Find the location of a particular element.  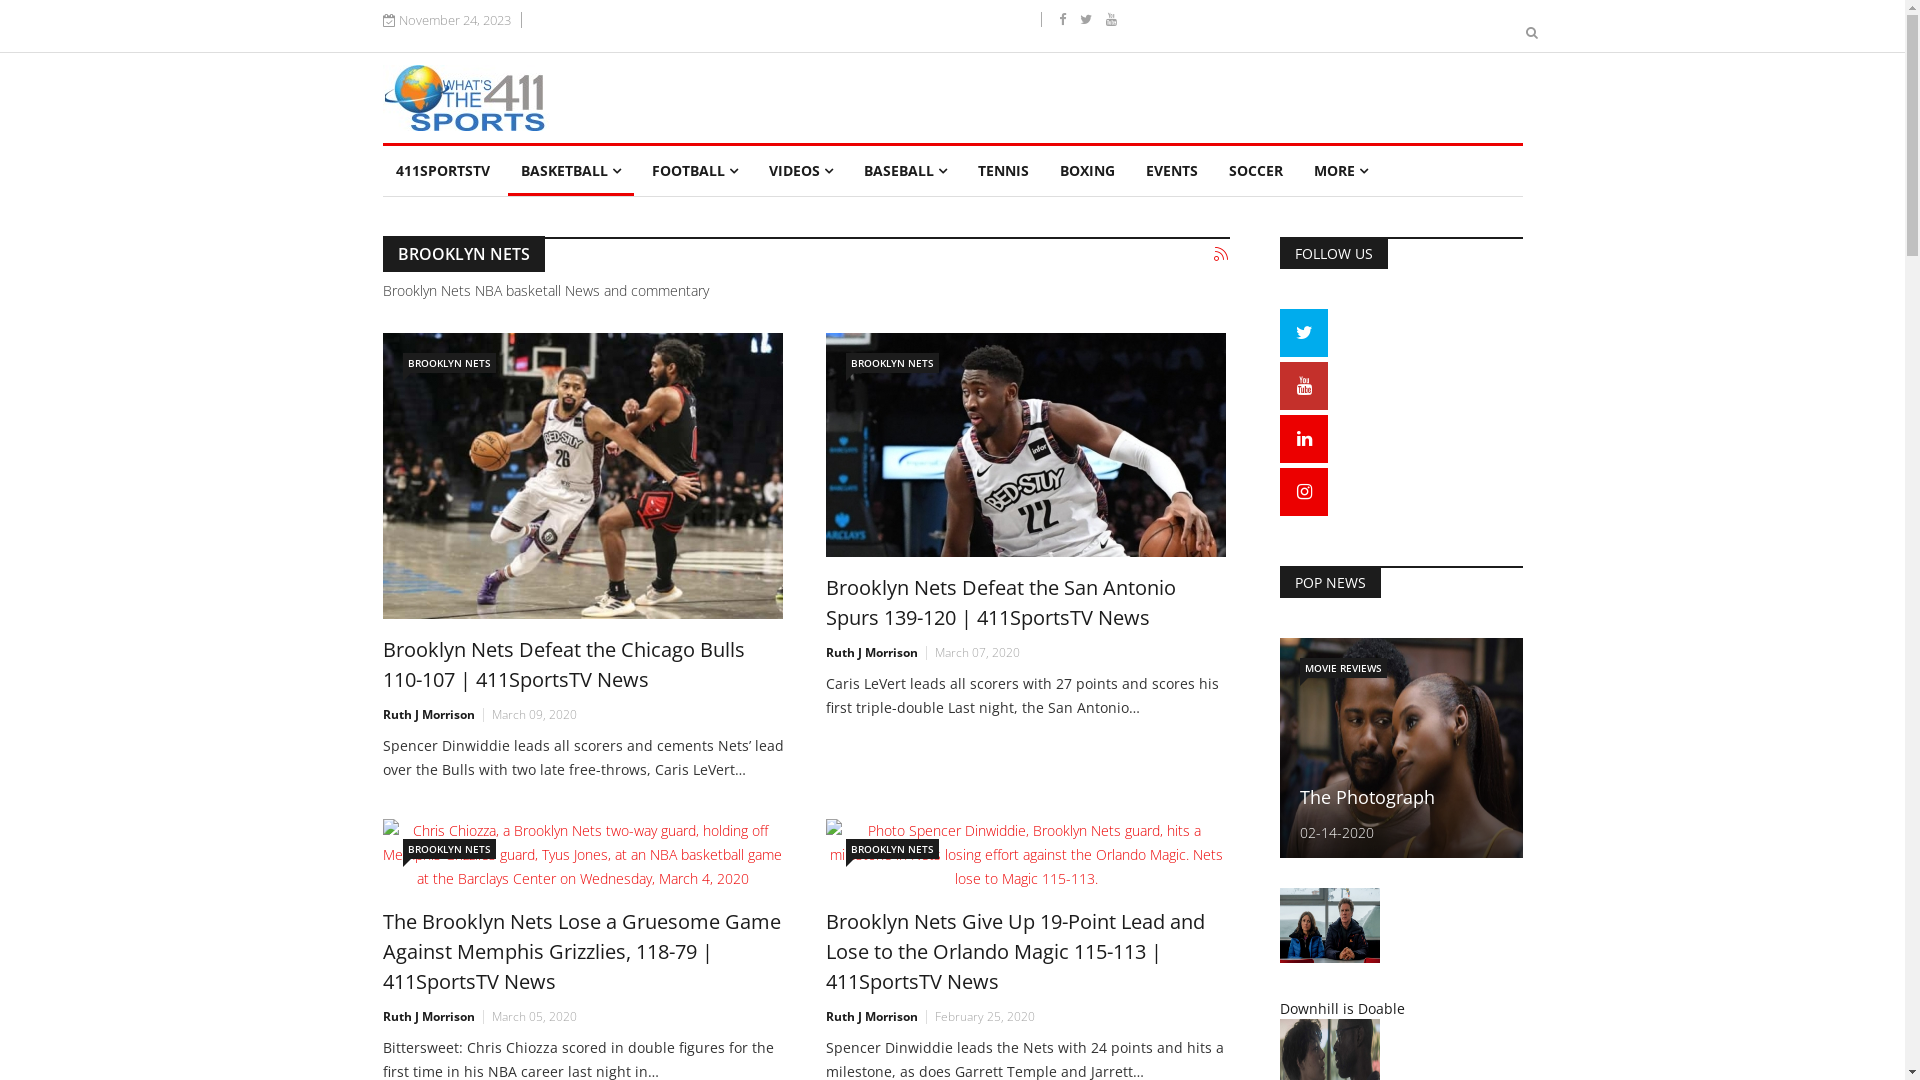

'FOOTBALL' is located at coordinates (694, 169).